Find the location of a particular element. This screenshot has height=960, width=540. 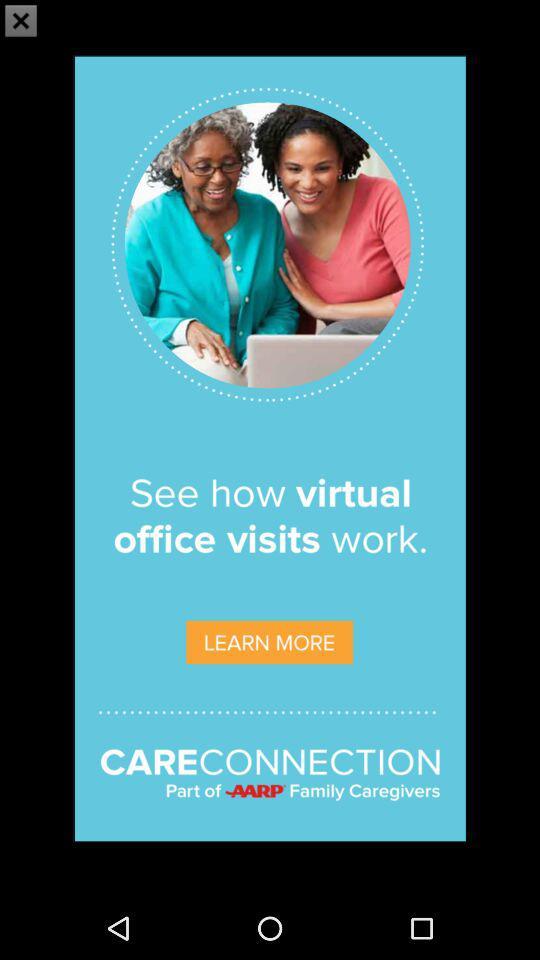

the close icon is located at coordinates (20, 21).